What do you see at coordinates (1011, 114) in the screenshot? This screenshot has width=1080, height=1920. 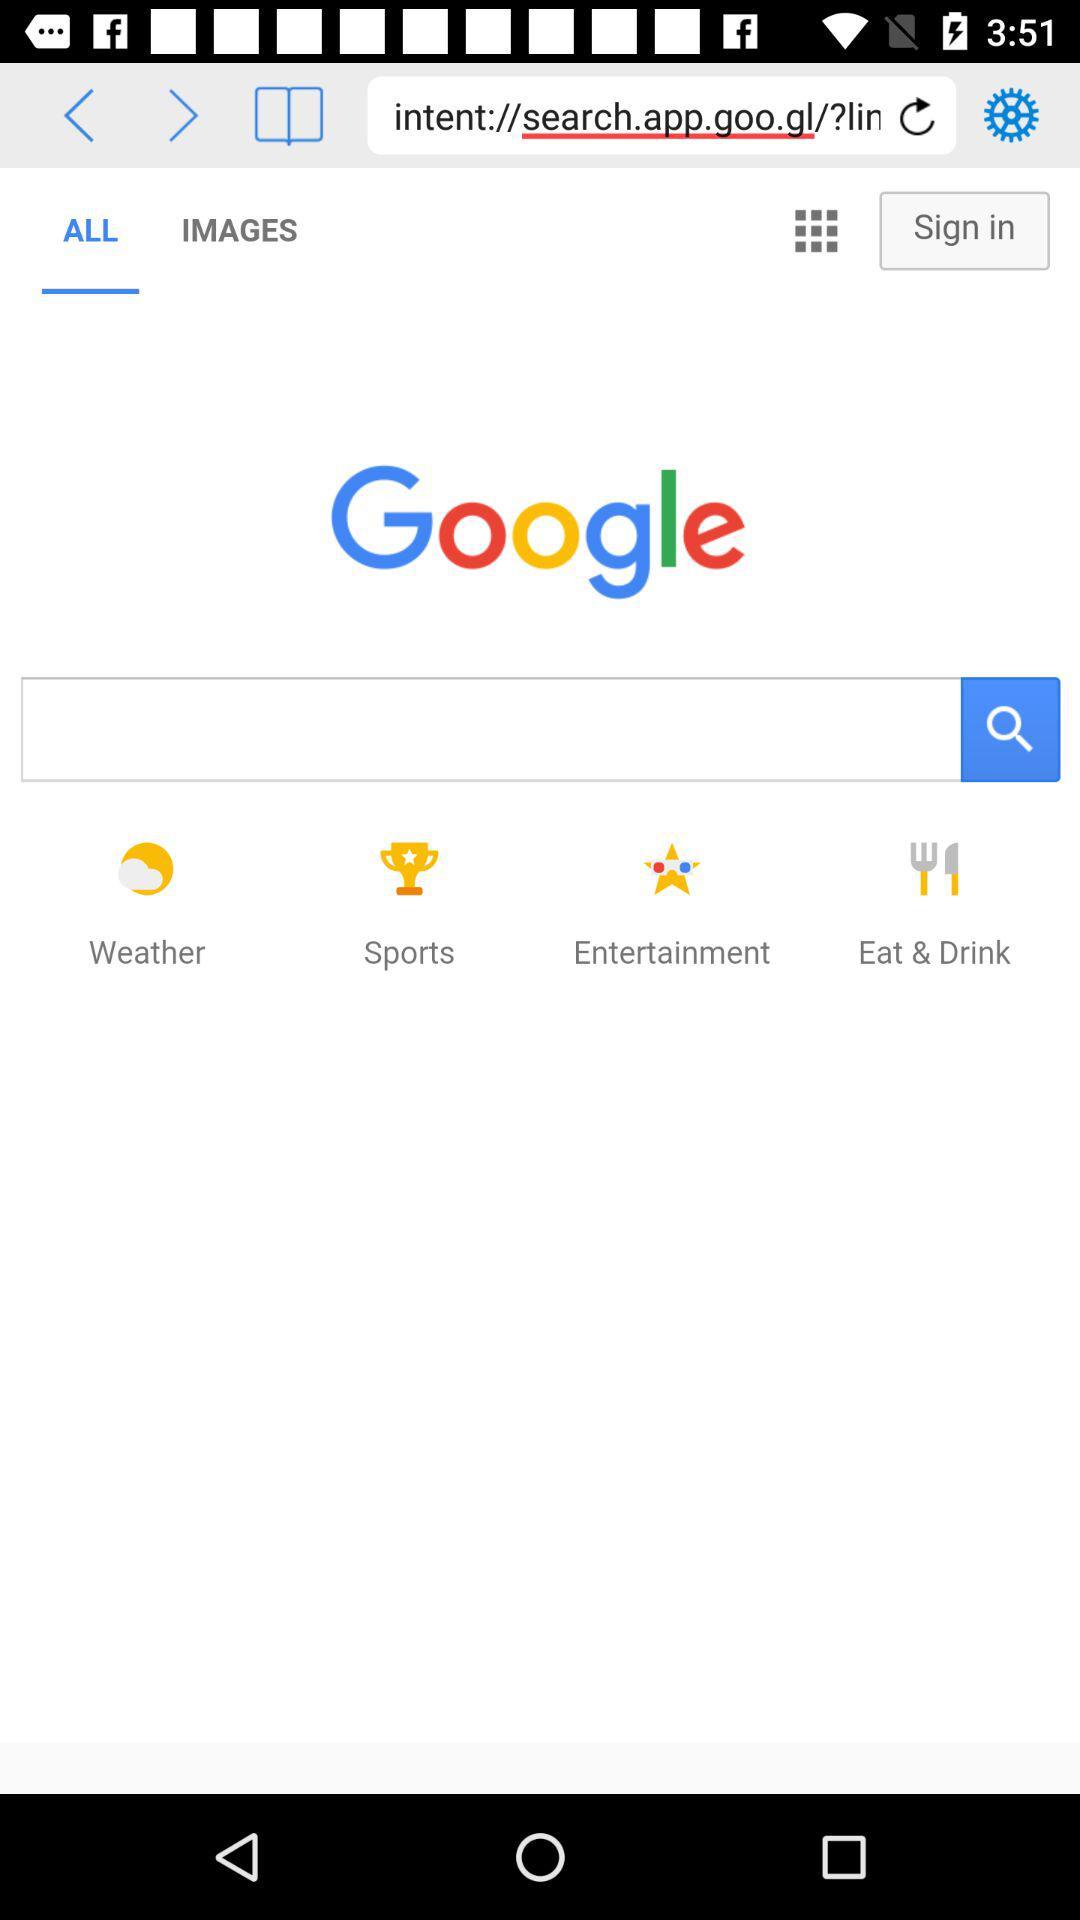 I see `settings` at bounding box center [1011, 114].